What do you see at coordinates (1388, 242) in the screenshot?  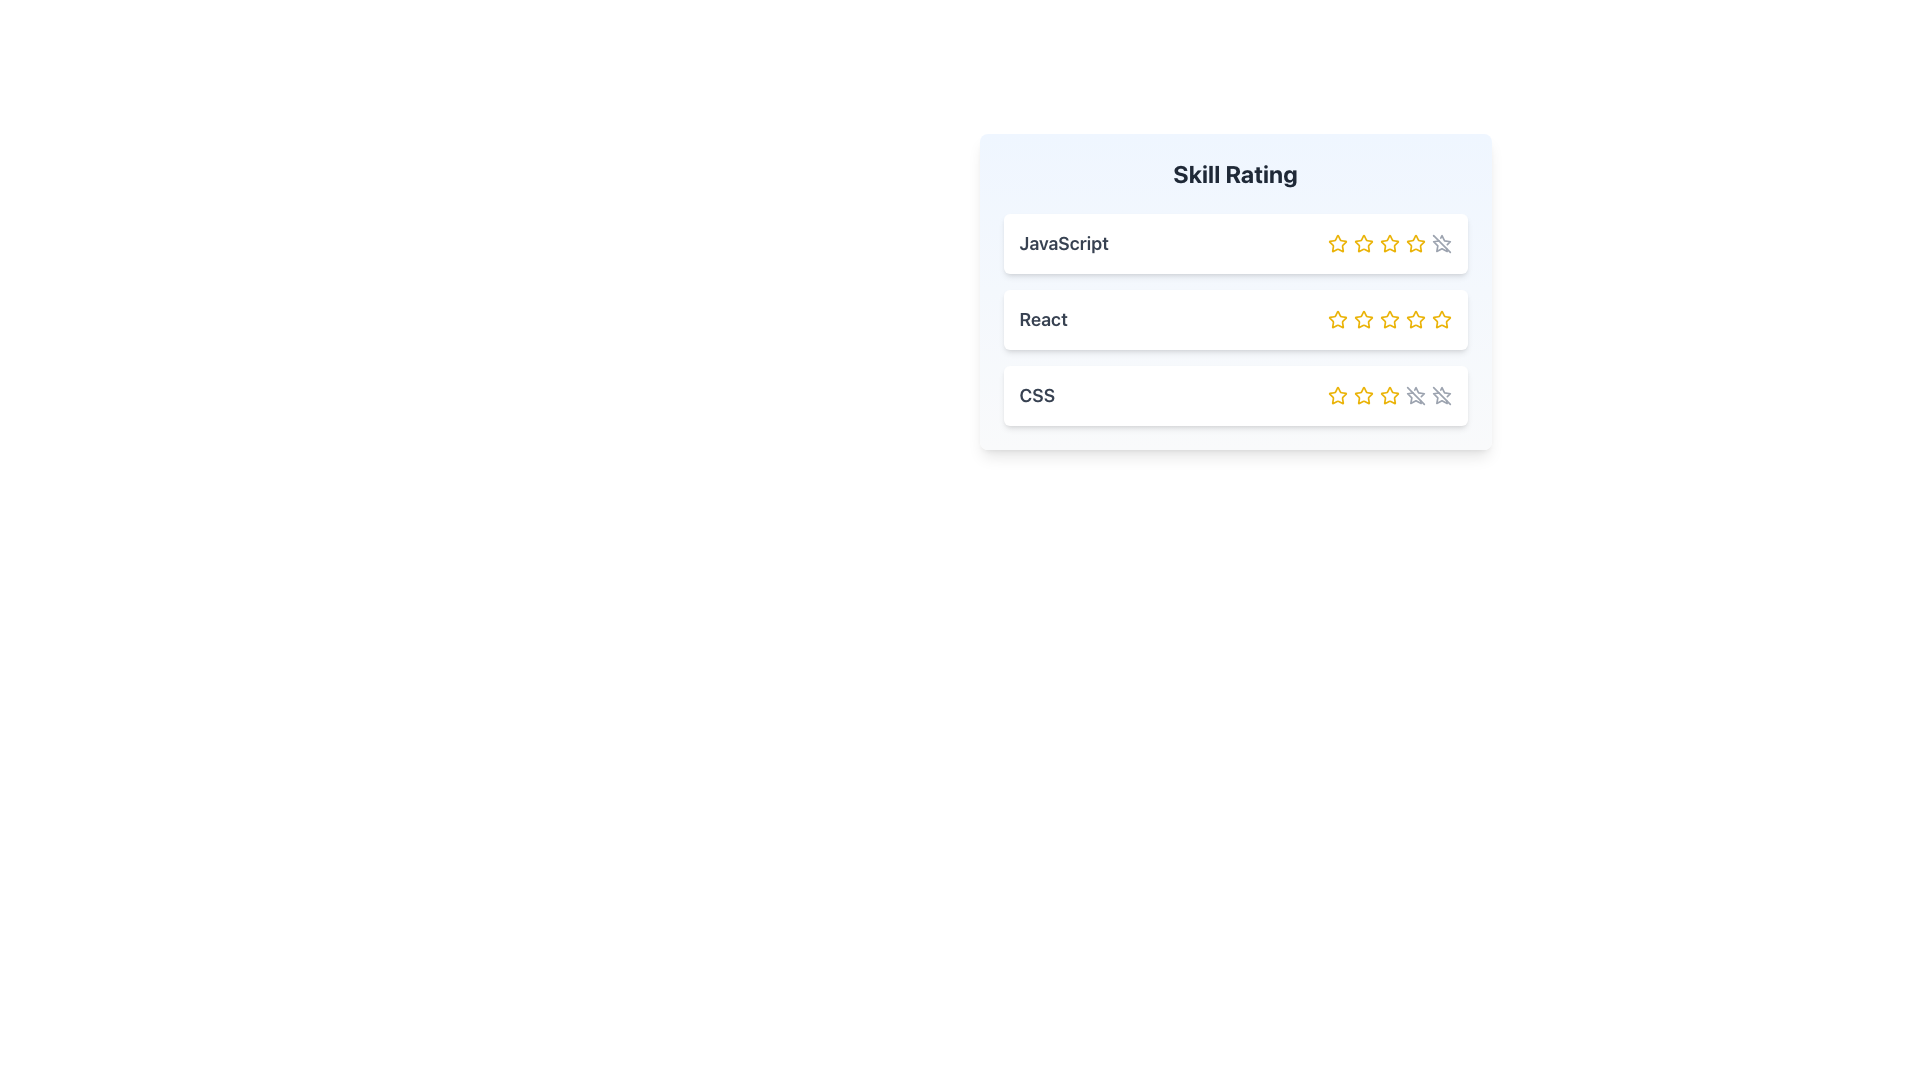 I see `the fourth star icon in the five-star rating system for 'JavaScript'` at bounding box center [1388, 242].